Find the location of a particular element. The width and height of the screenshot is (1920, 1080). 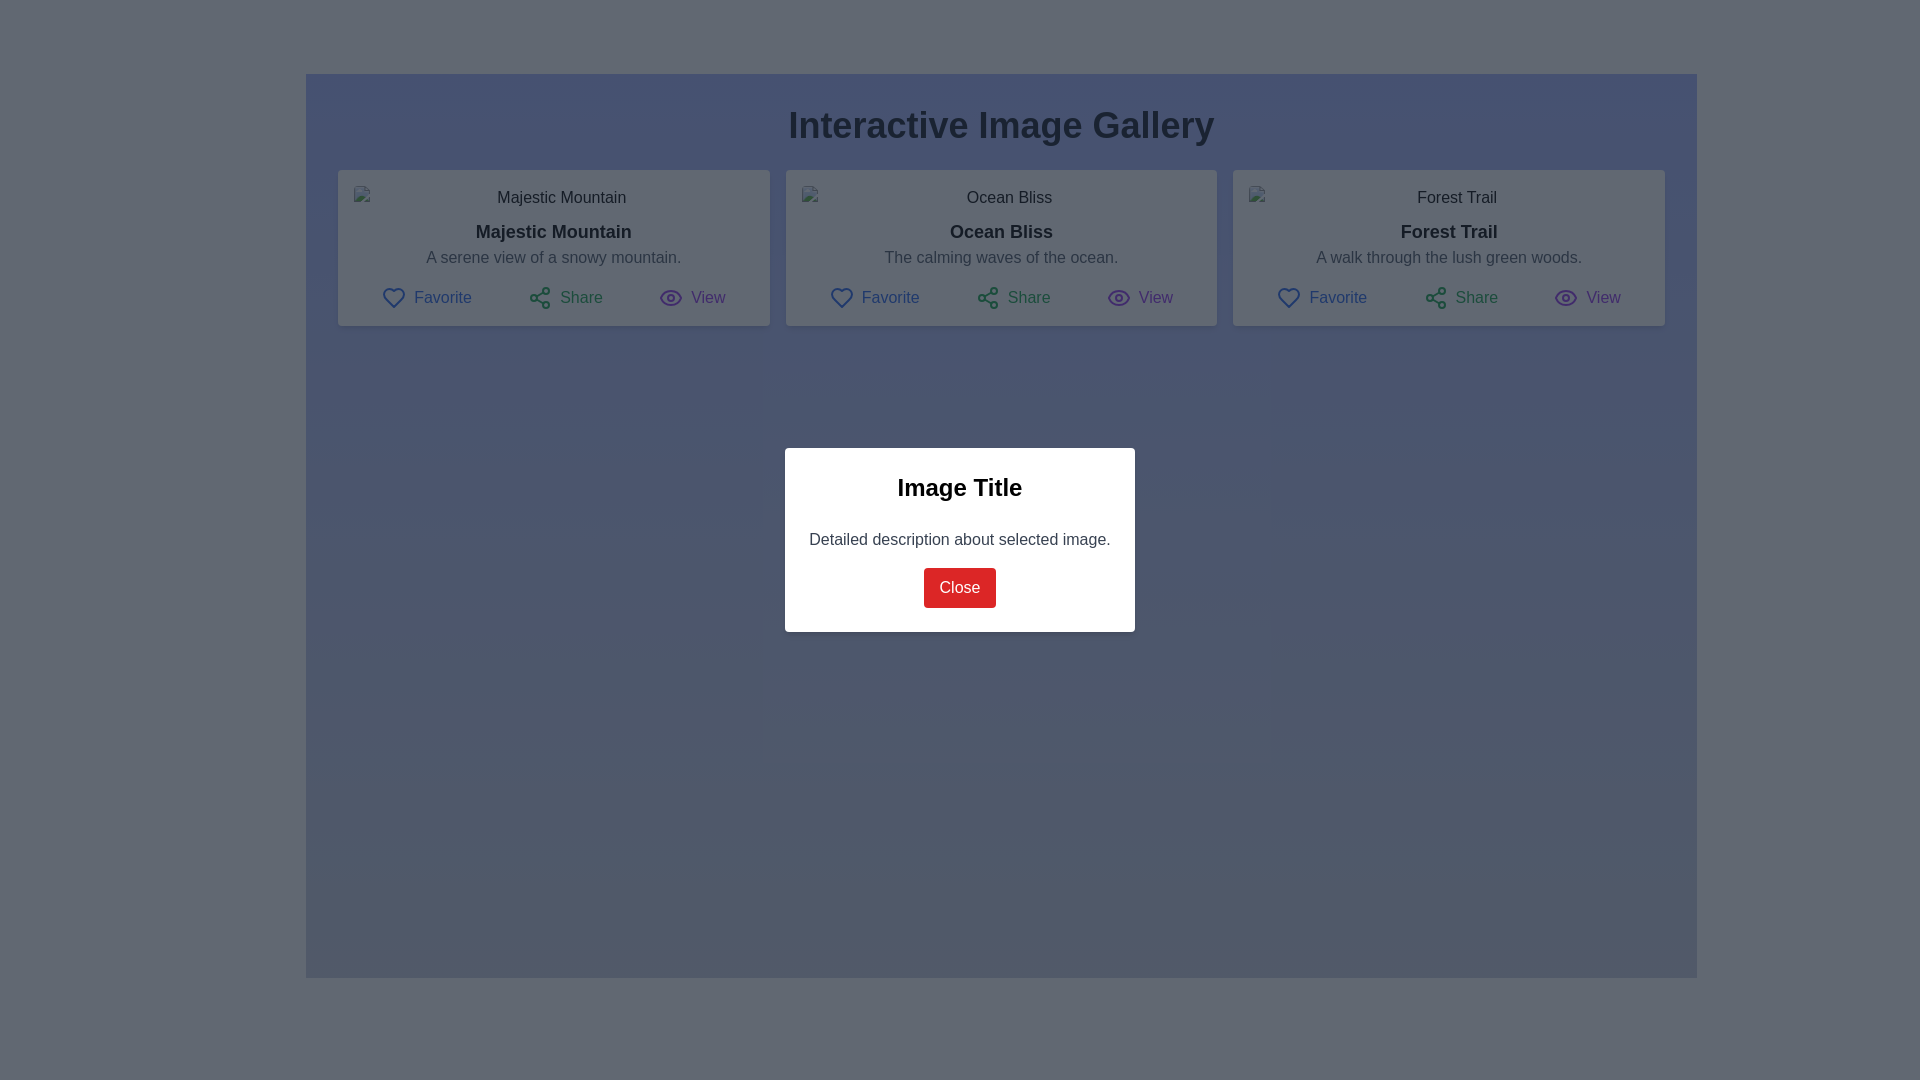

the Close button located at the bottom center of the modal dialog box is located at coordinates (960, 586).